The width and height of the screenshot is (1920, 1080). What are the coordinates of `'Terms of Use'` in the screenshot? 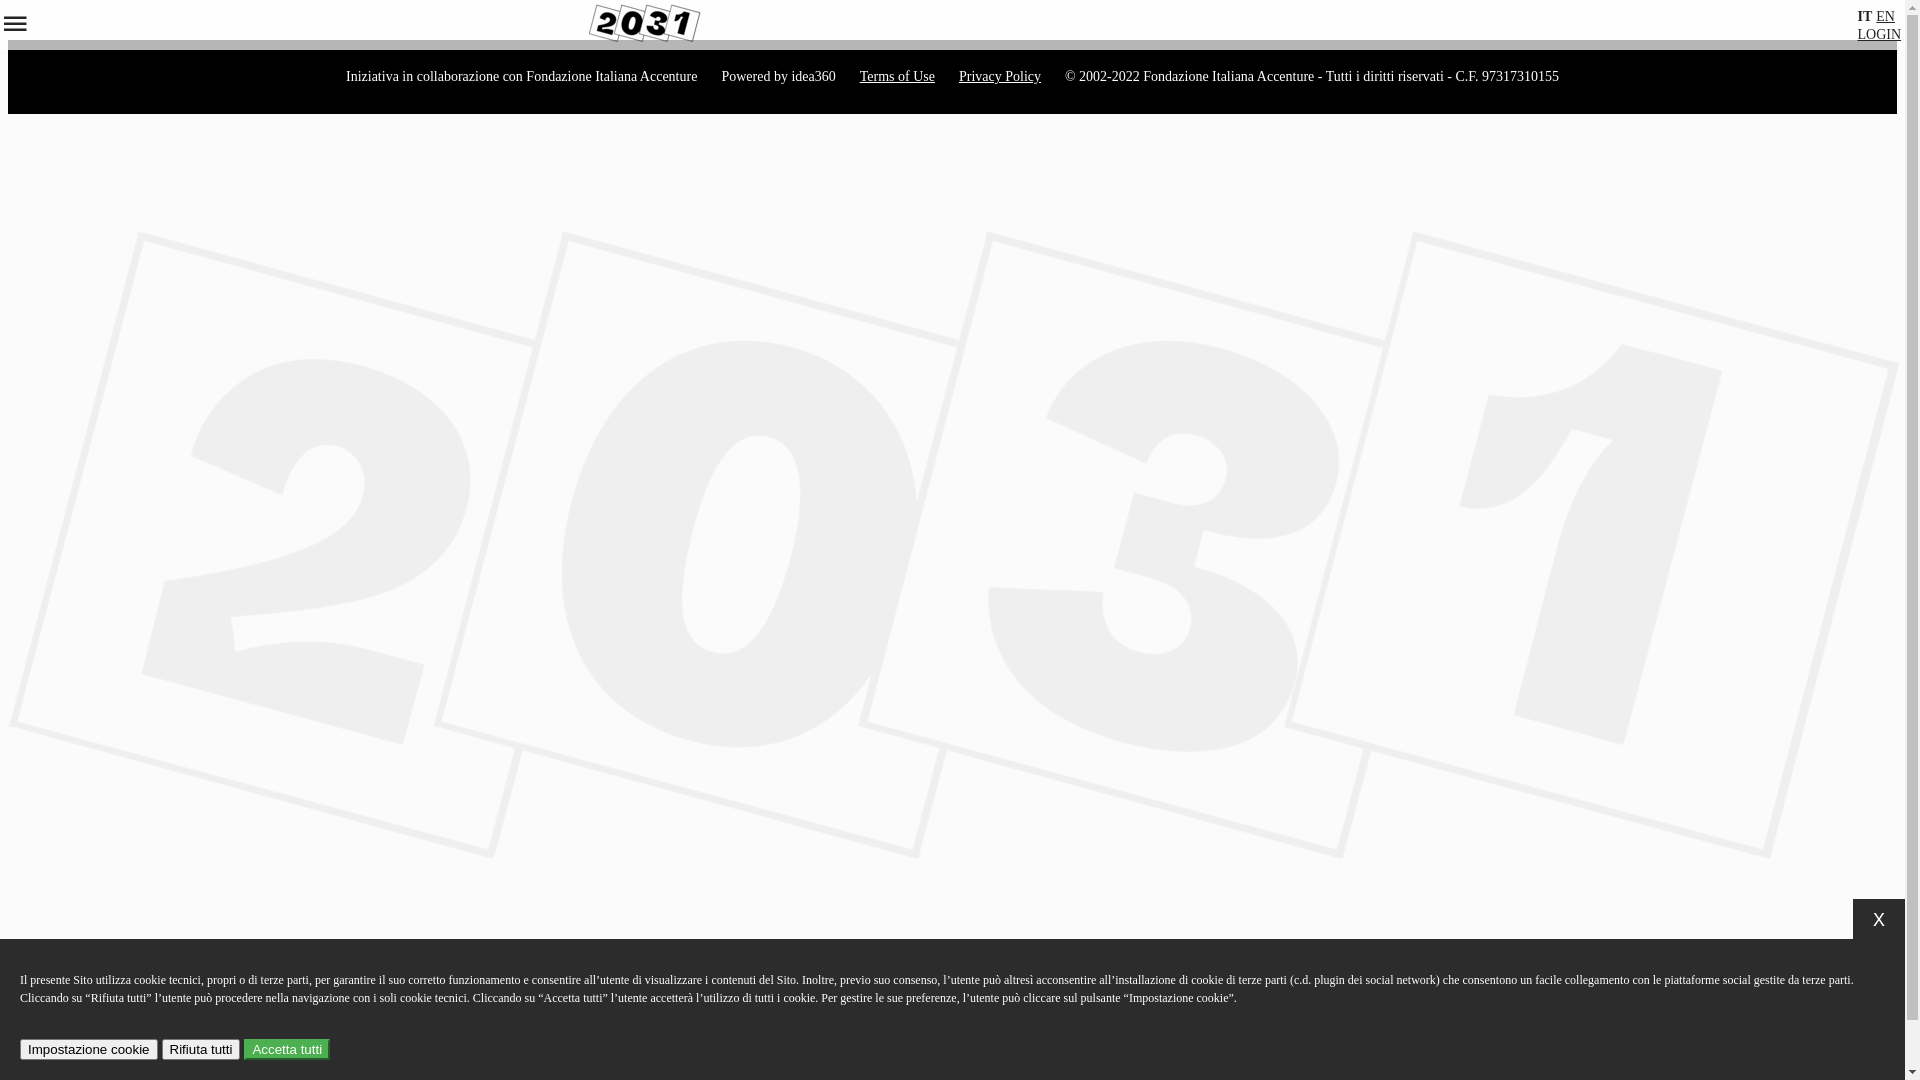 It's located at (896, 76).